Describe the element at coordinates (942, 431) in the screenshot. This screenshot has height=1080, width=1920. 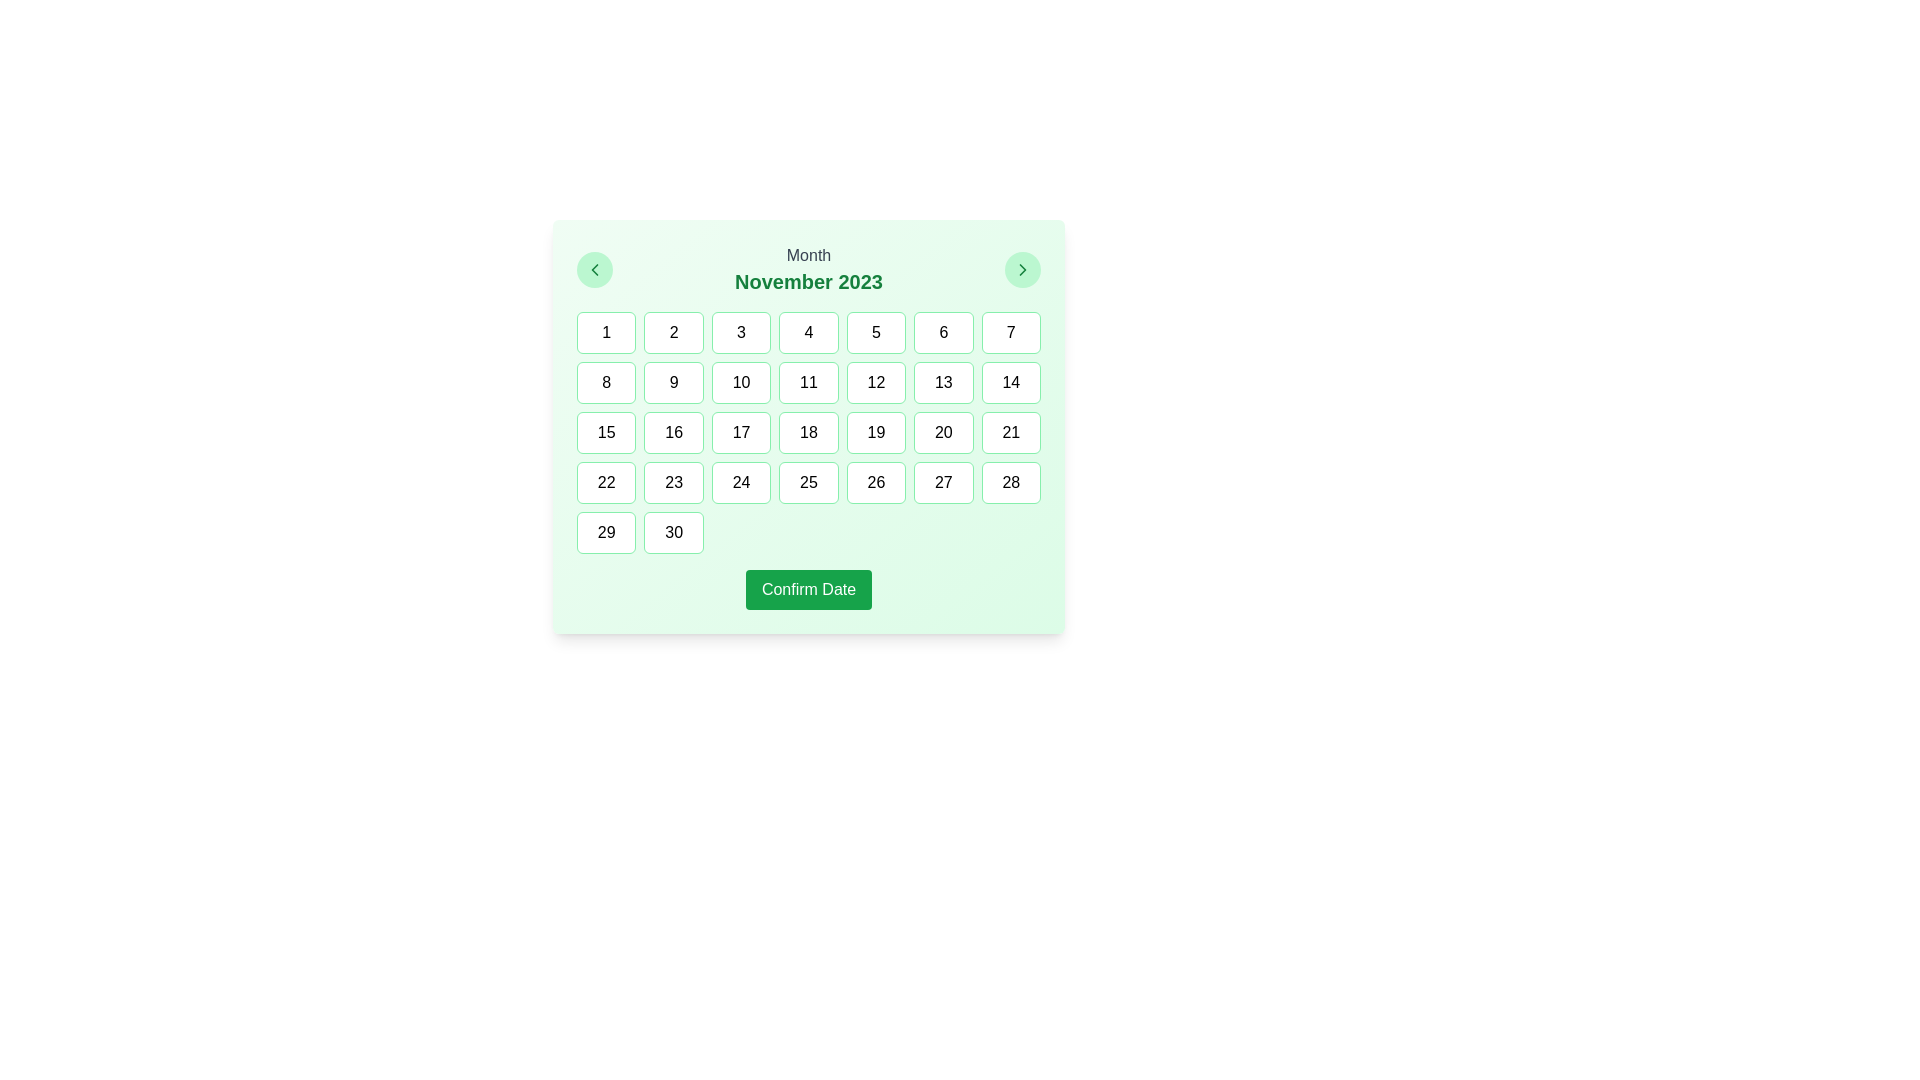
I see `the button representing the 20th of November 2023 in the calendar interface` at that location.